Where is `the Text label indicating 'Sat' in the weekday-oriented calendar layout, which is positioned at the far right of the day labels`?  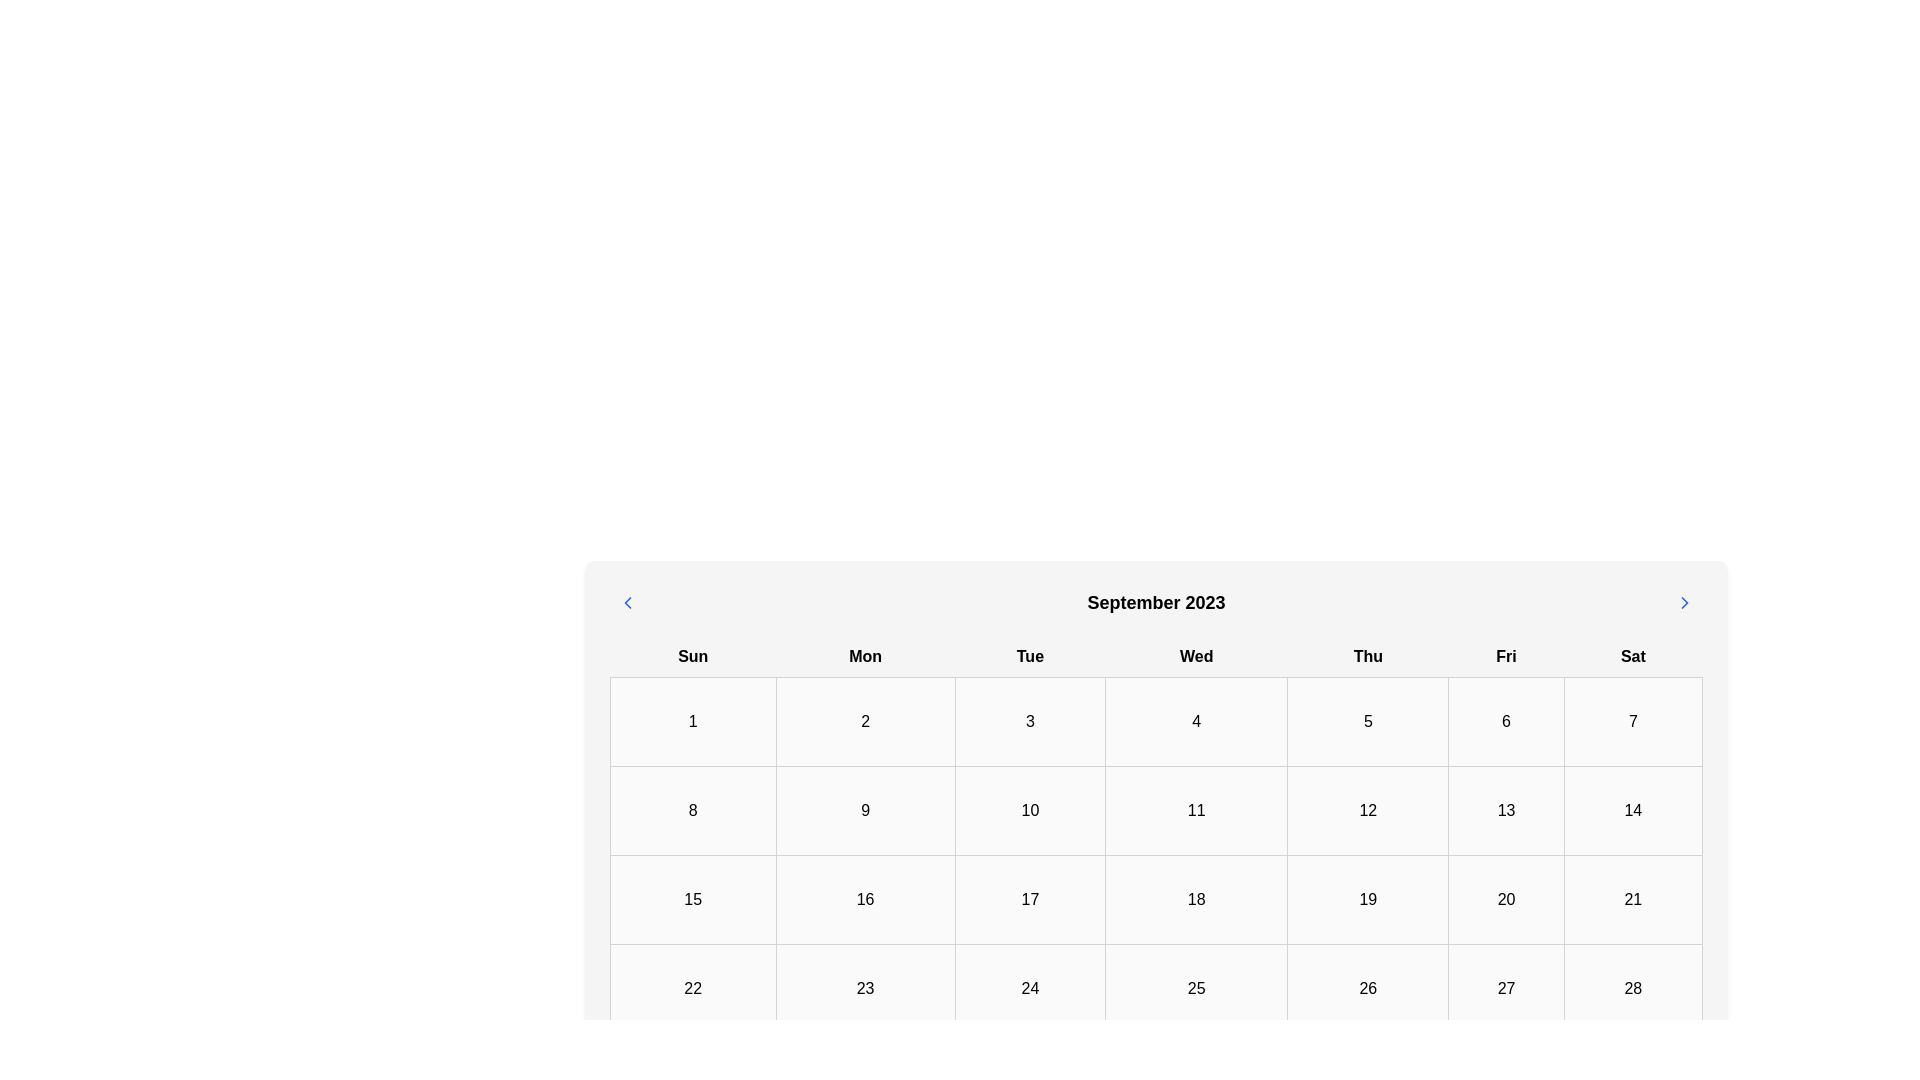
the Text label indicating 'Sat' in the weekday-oriented calendar layout, which is positioned at the far right of the day labels is located at coordinates (1633, 657).